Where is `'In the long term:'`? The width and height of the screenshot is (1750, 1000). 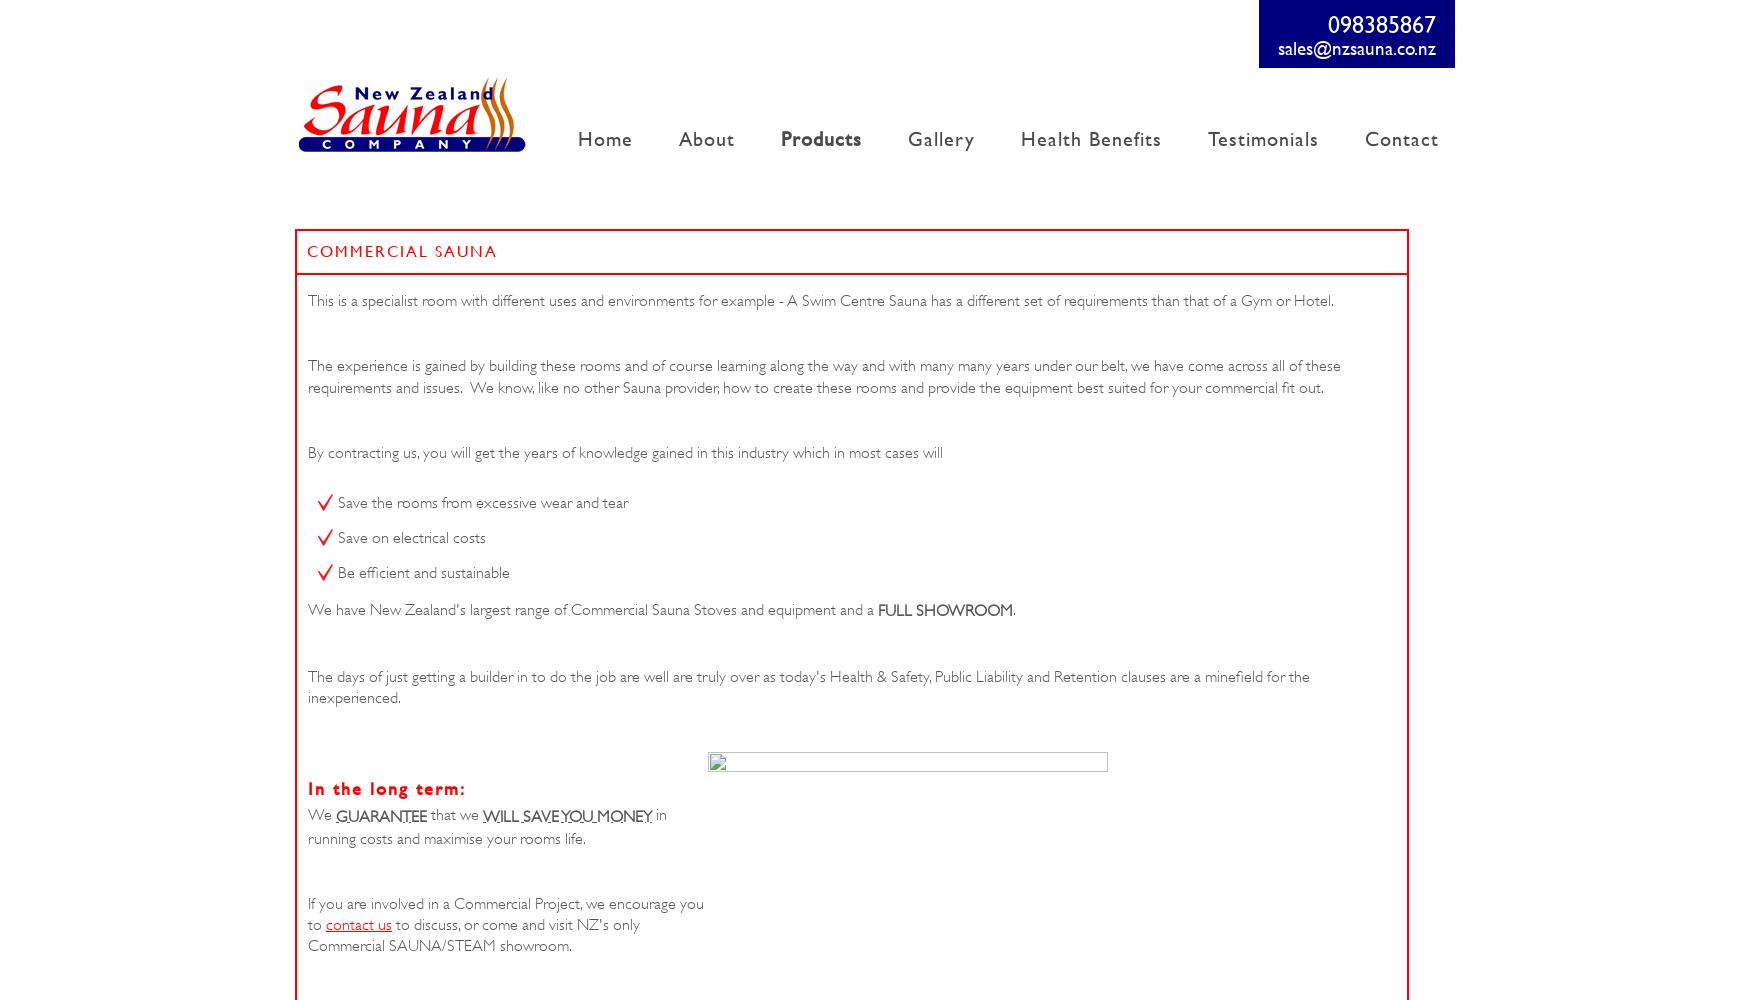 'In the long term:' is located at coordinates (385, 787).